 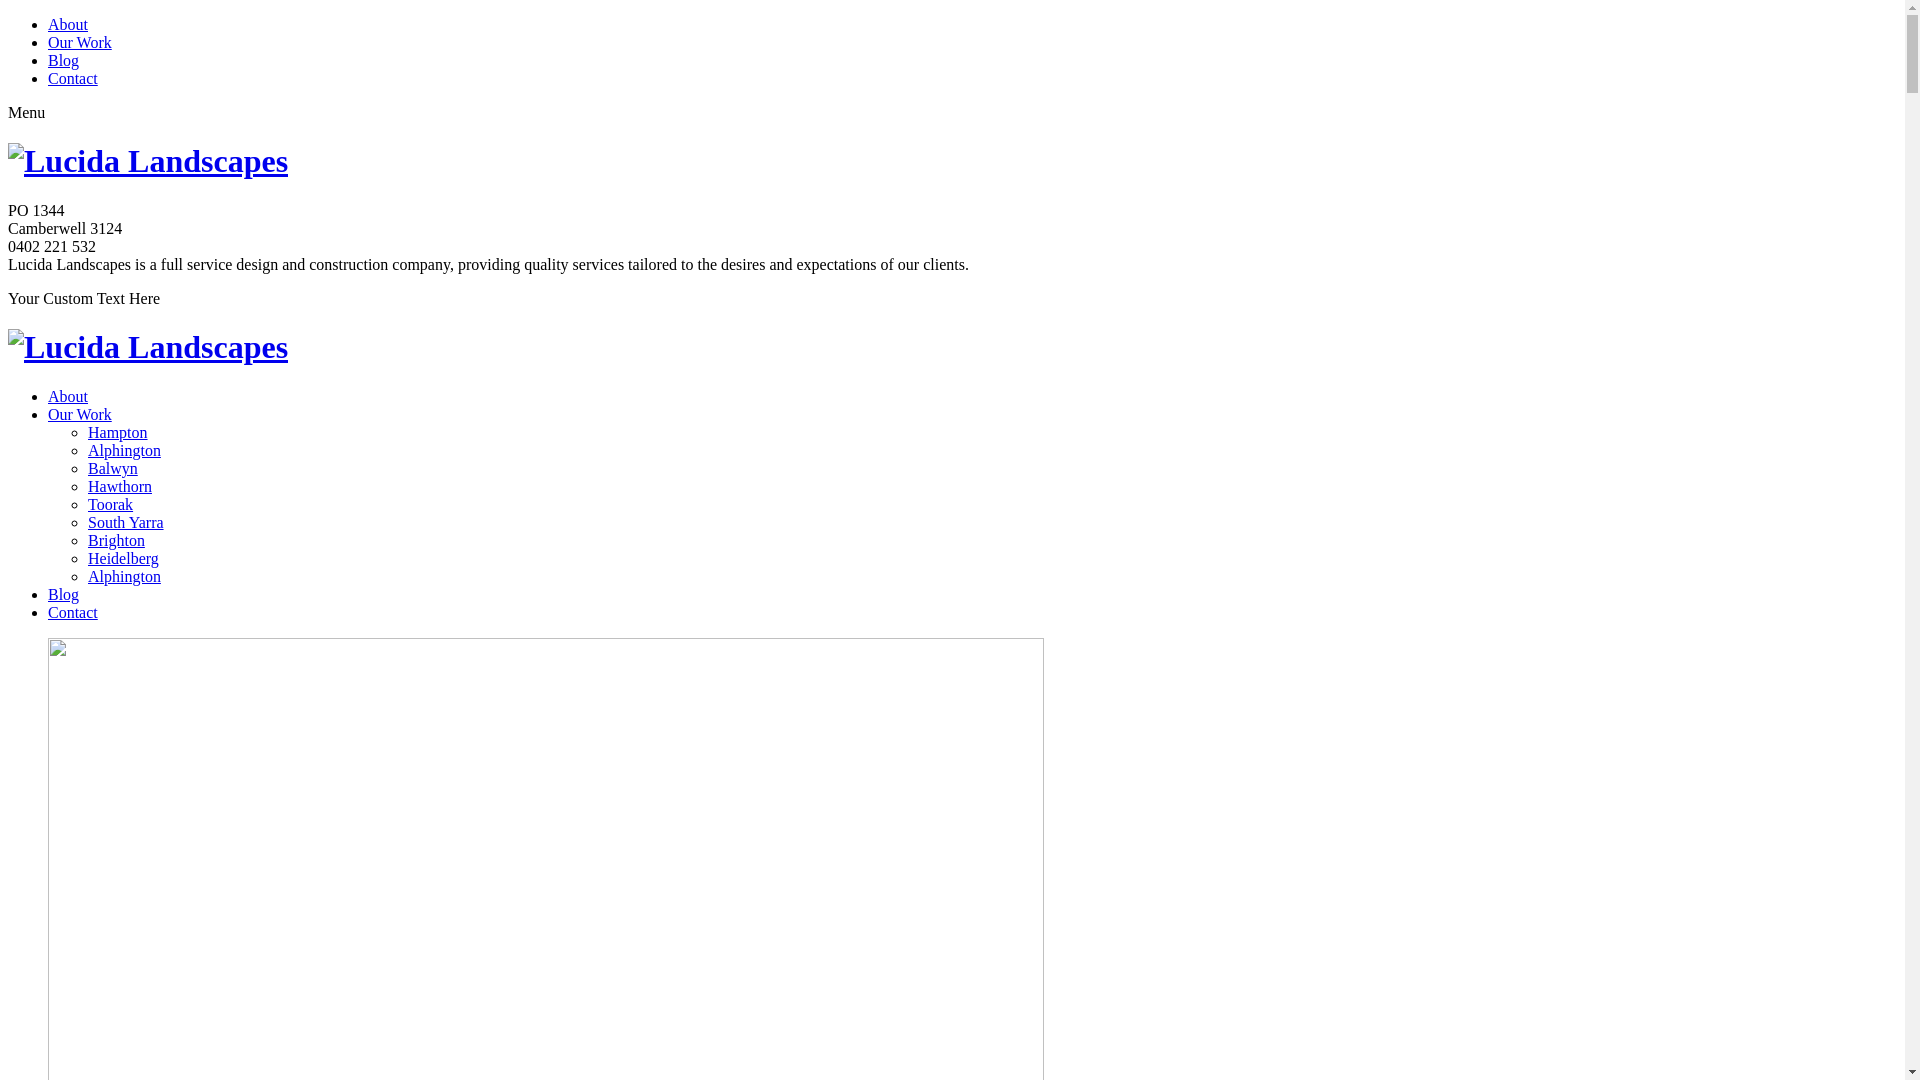 What do you see at coordinates (63, 59) in the screenshot?
I see `'Blog'` at bounding box center [63, 59].